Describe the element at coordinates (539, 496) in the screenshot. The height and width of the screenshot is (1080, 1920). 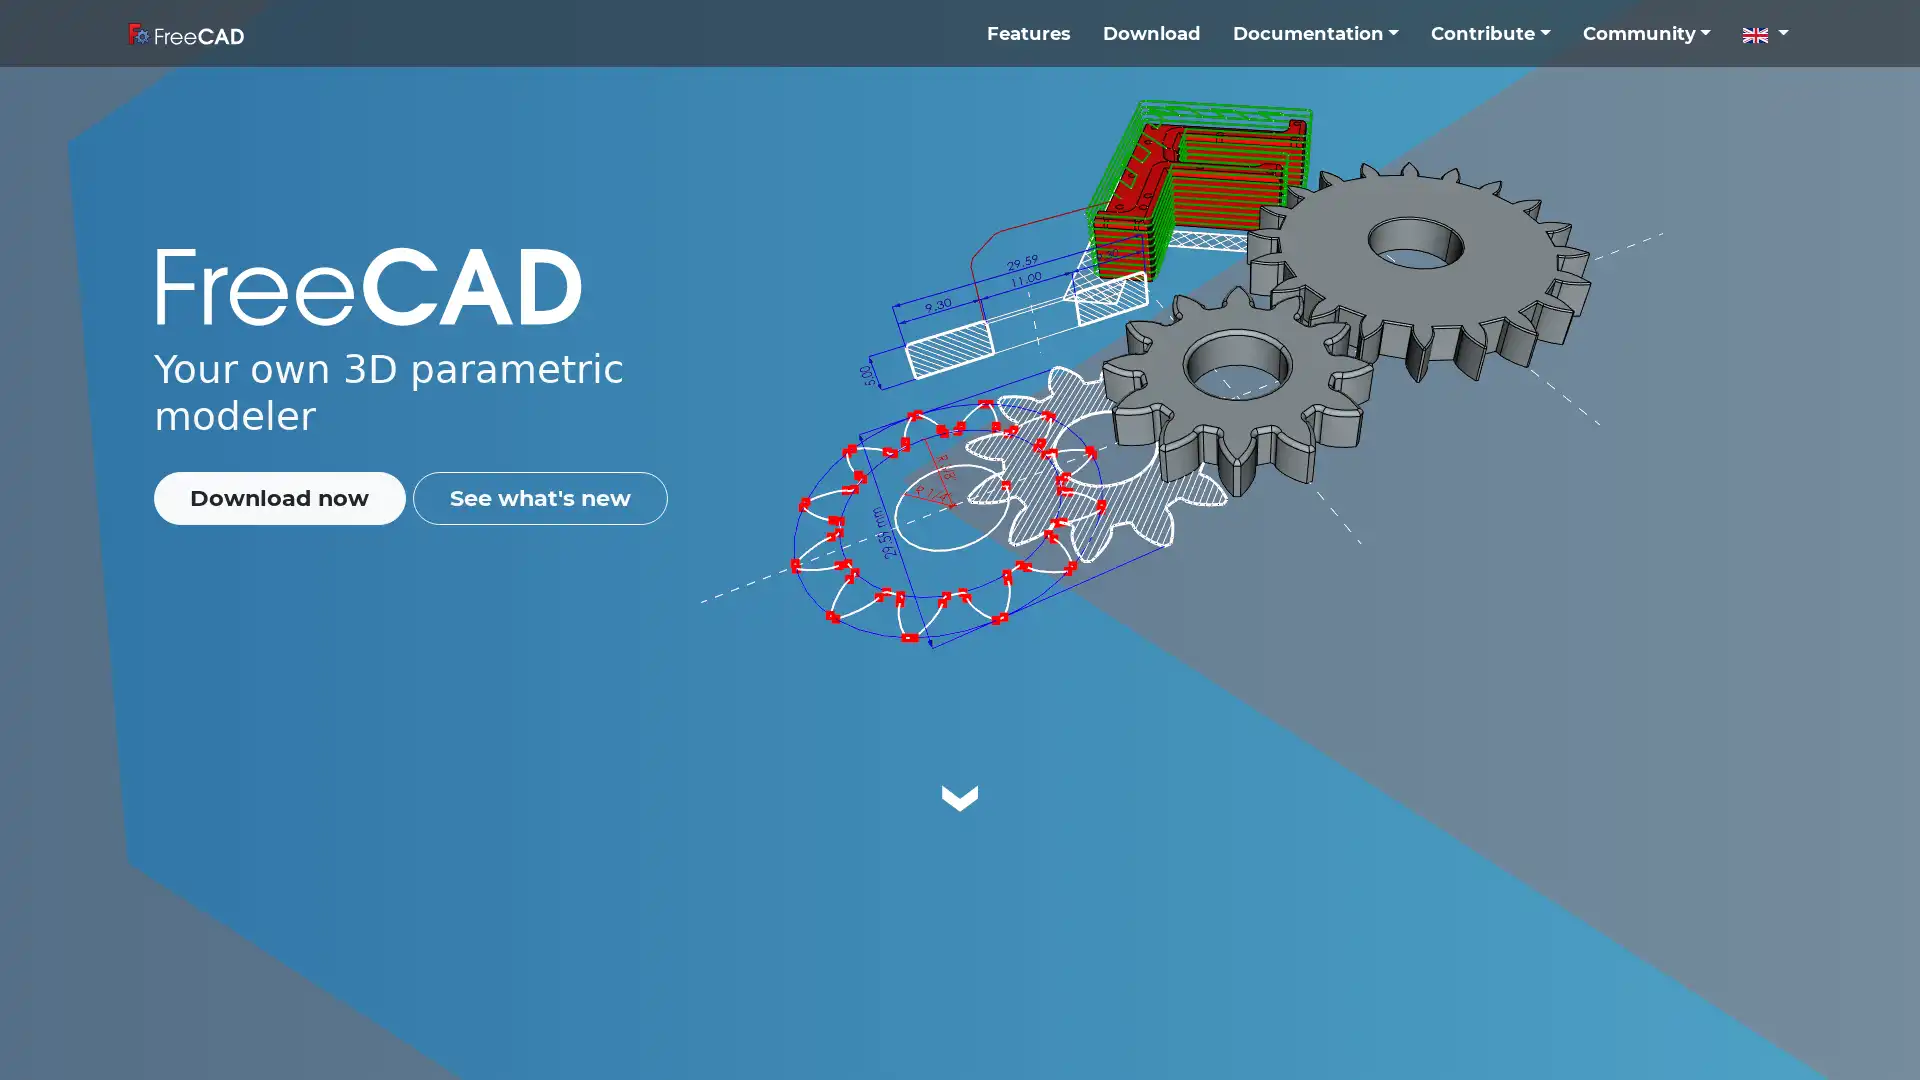
I see `See what's new` at that location.